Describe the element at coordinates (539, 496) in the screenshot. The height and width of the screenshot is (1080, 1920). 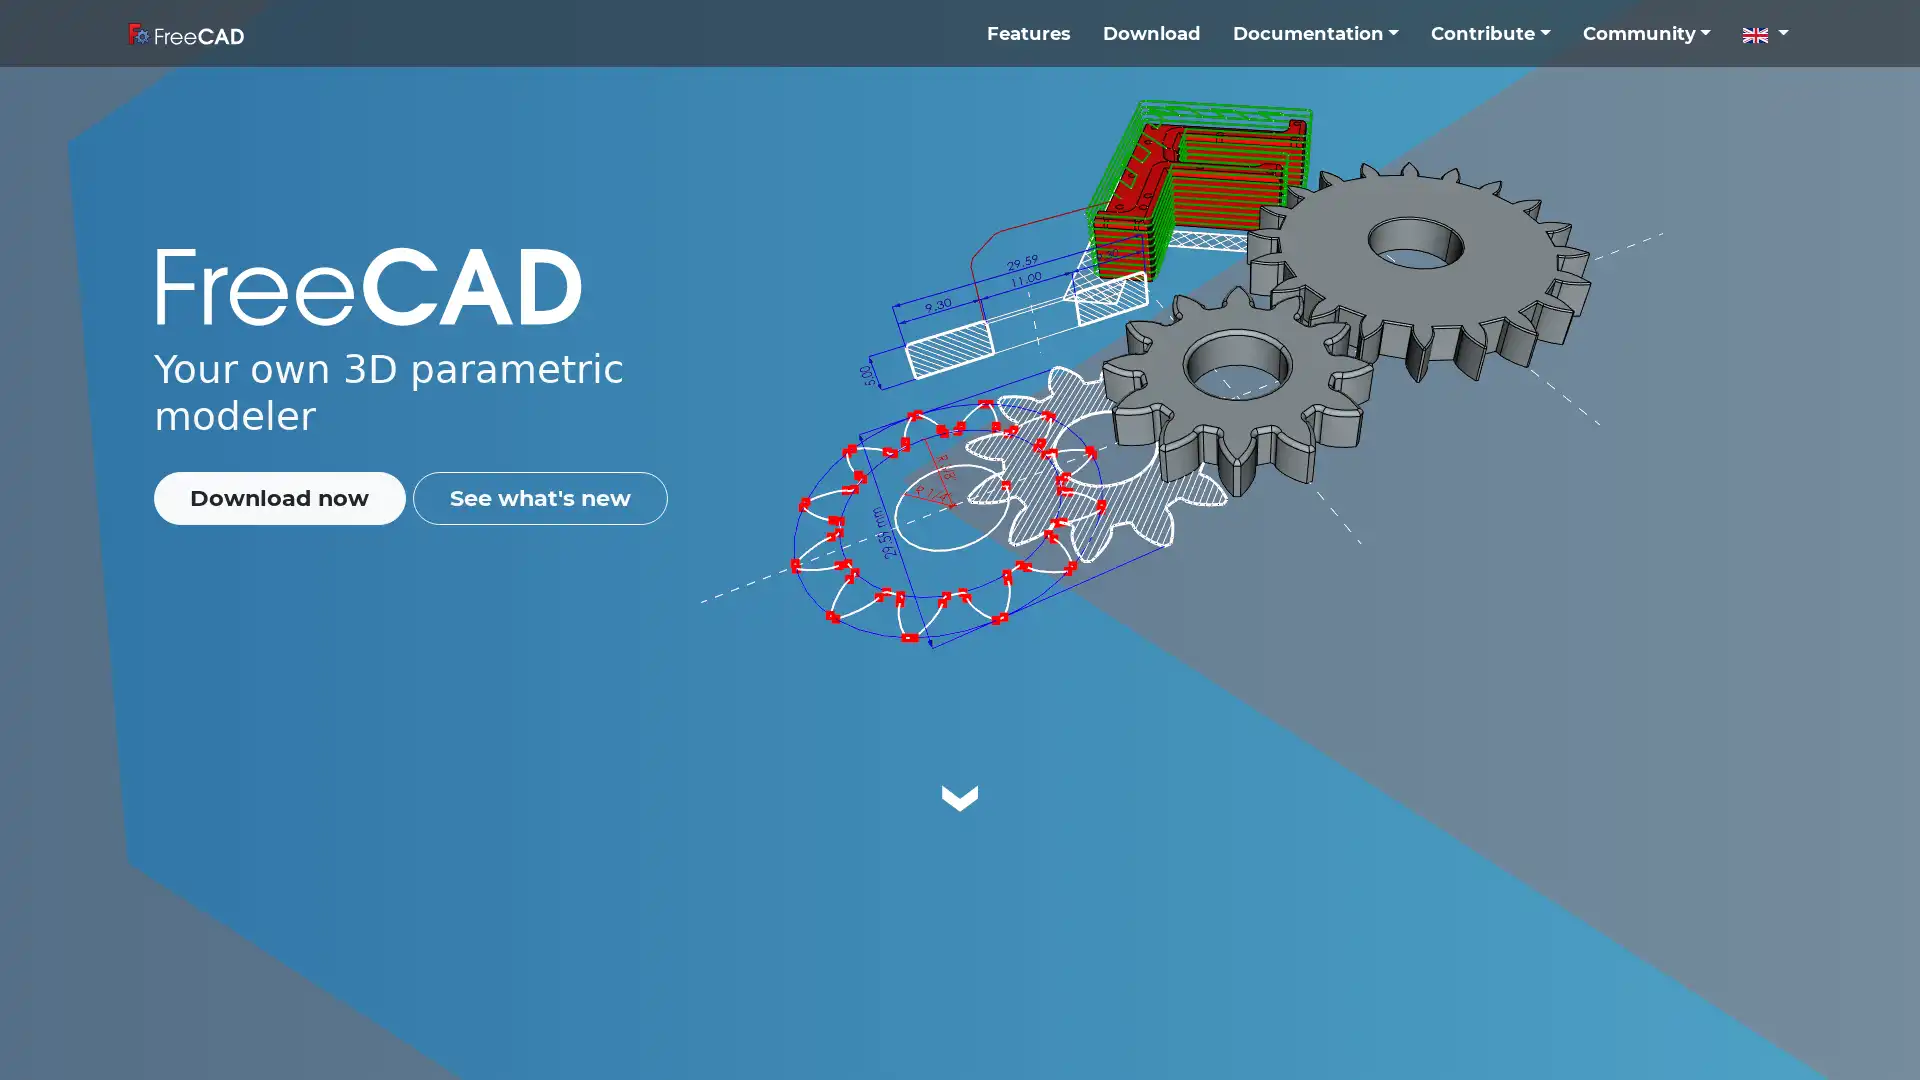
I see `See what's new` at that location.